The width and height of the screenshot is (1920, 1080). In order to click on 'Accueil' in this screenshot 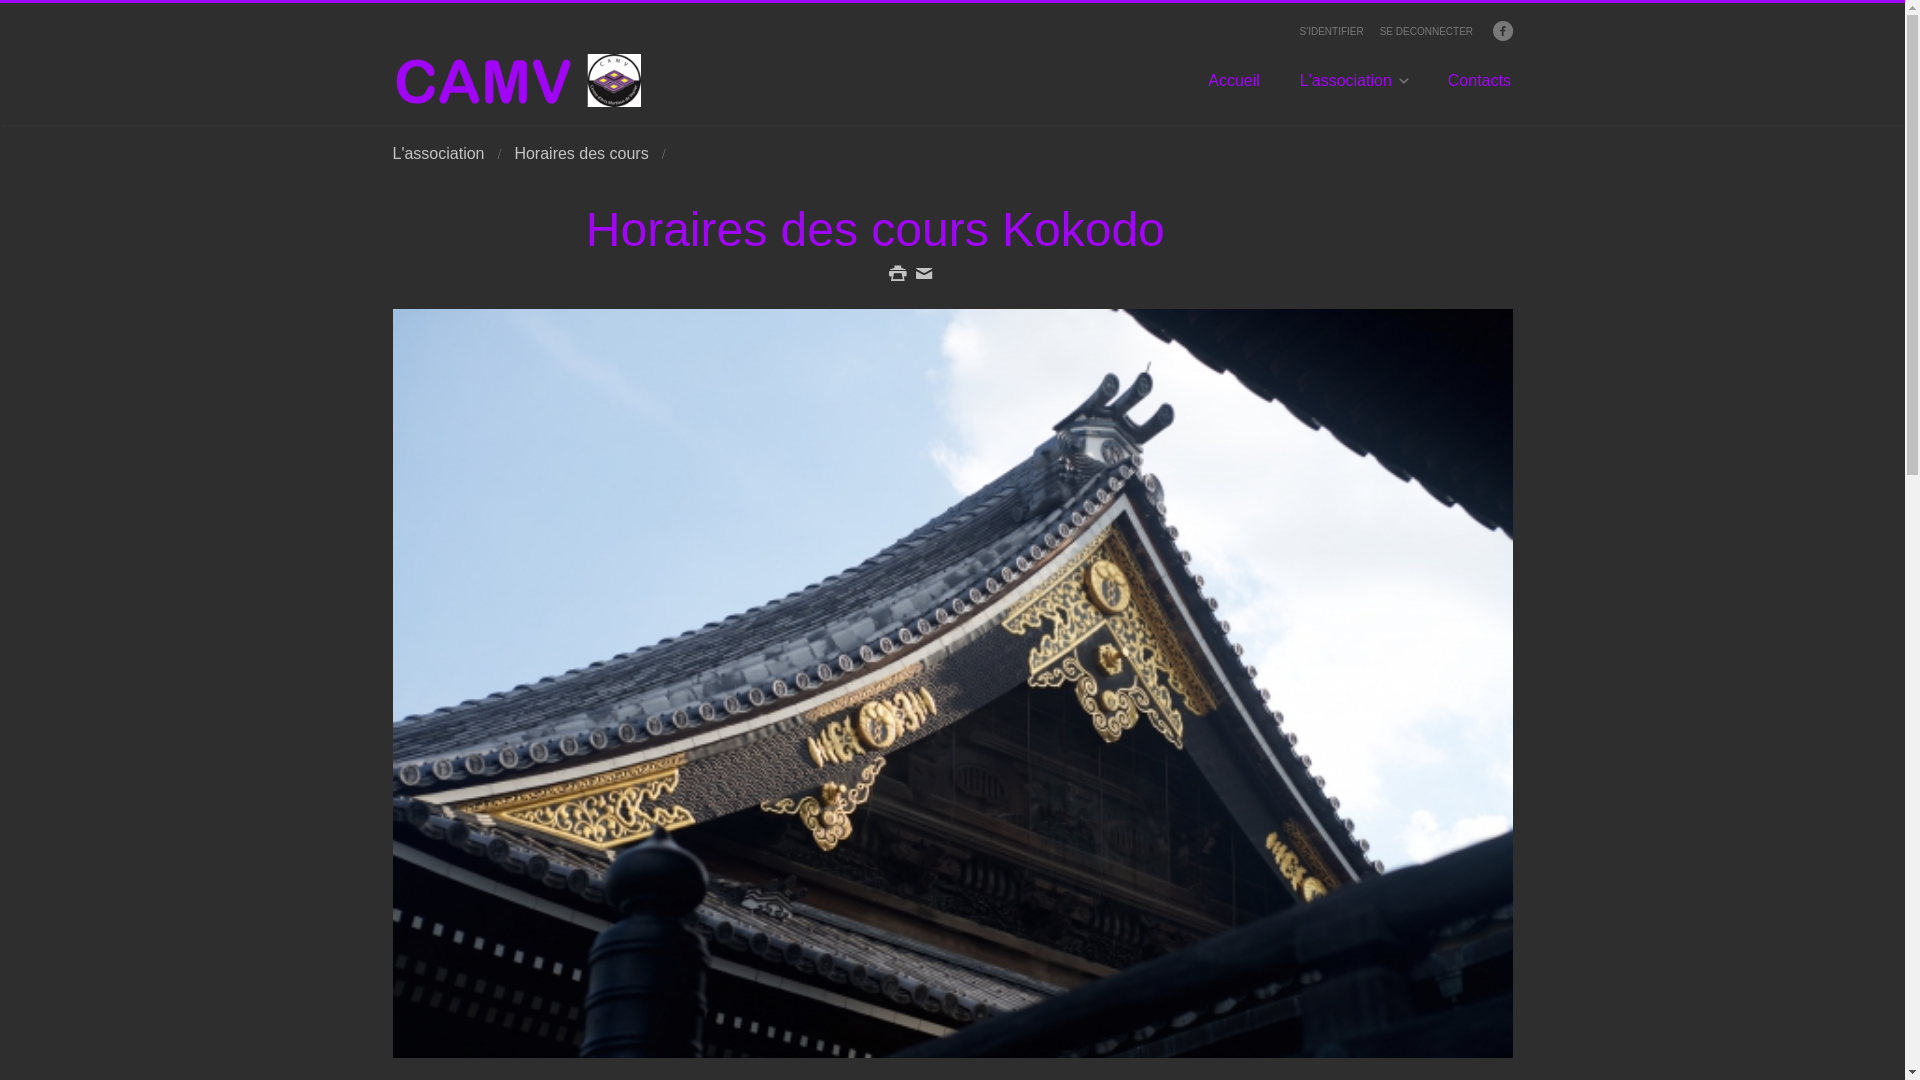, I will do `click(1232, 88)`.